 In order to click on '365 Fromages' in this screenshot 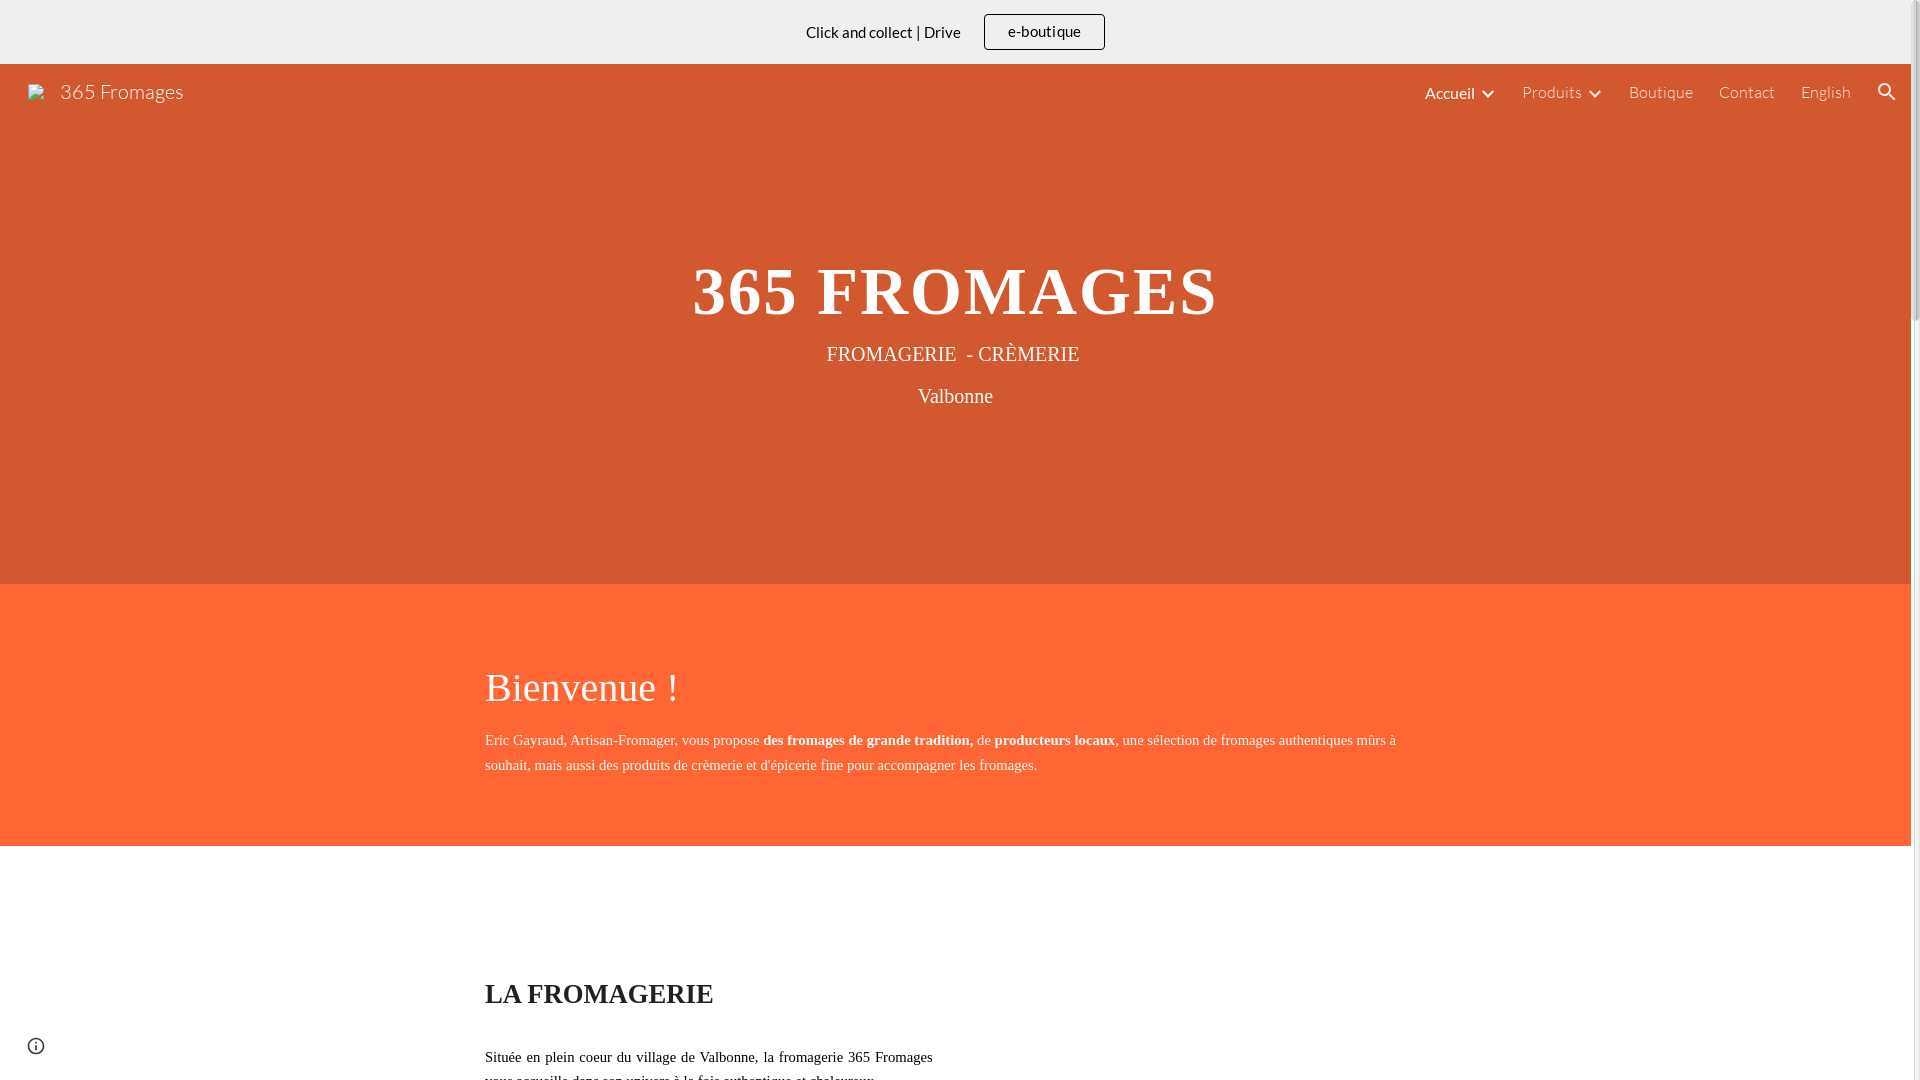, I will do `click(104, 88)`.